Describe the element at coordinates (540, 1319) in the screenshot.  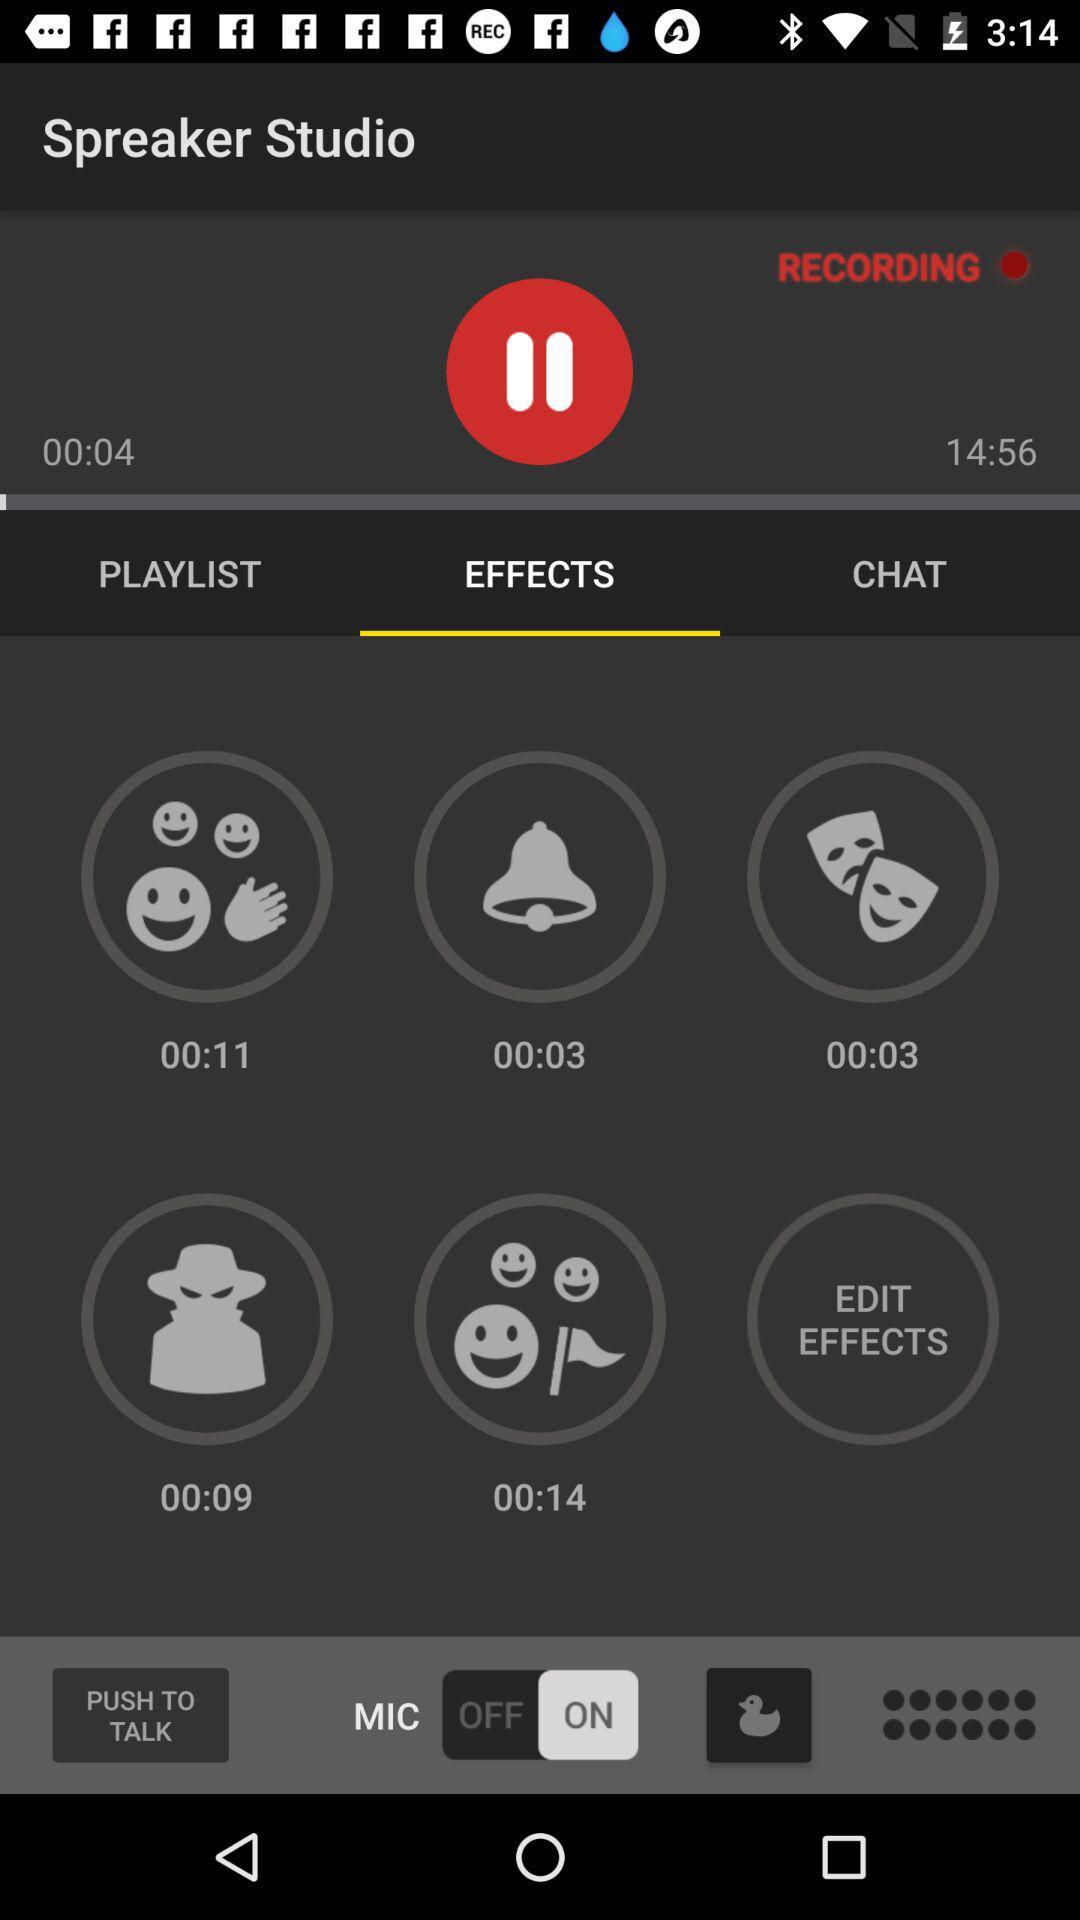
I see `effect` at that location.